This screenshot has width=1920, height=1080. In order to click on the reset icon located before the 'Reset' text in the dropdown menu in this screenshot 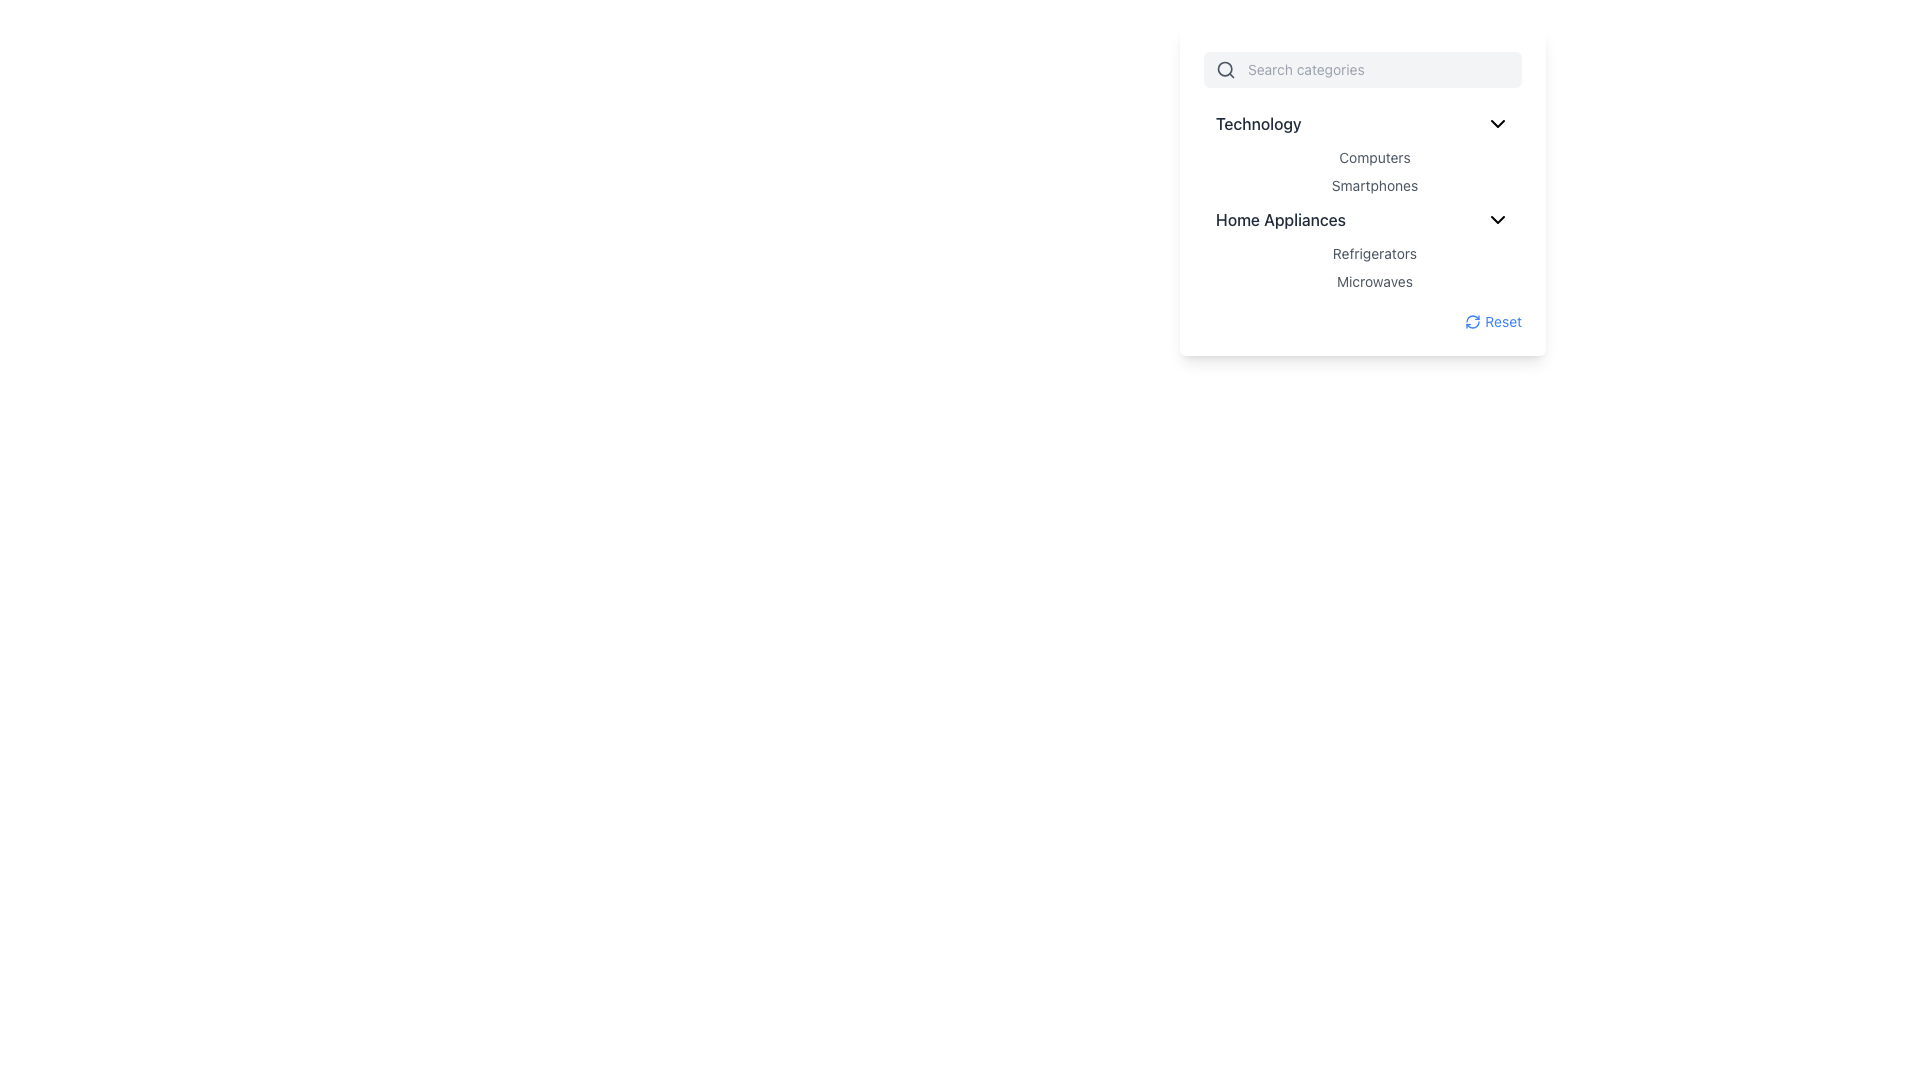, I will do `click(1473, 320)`.